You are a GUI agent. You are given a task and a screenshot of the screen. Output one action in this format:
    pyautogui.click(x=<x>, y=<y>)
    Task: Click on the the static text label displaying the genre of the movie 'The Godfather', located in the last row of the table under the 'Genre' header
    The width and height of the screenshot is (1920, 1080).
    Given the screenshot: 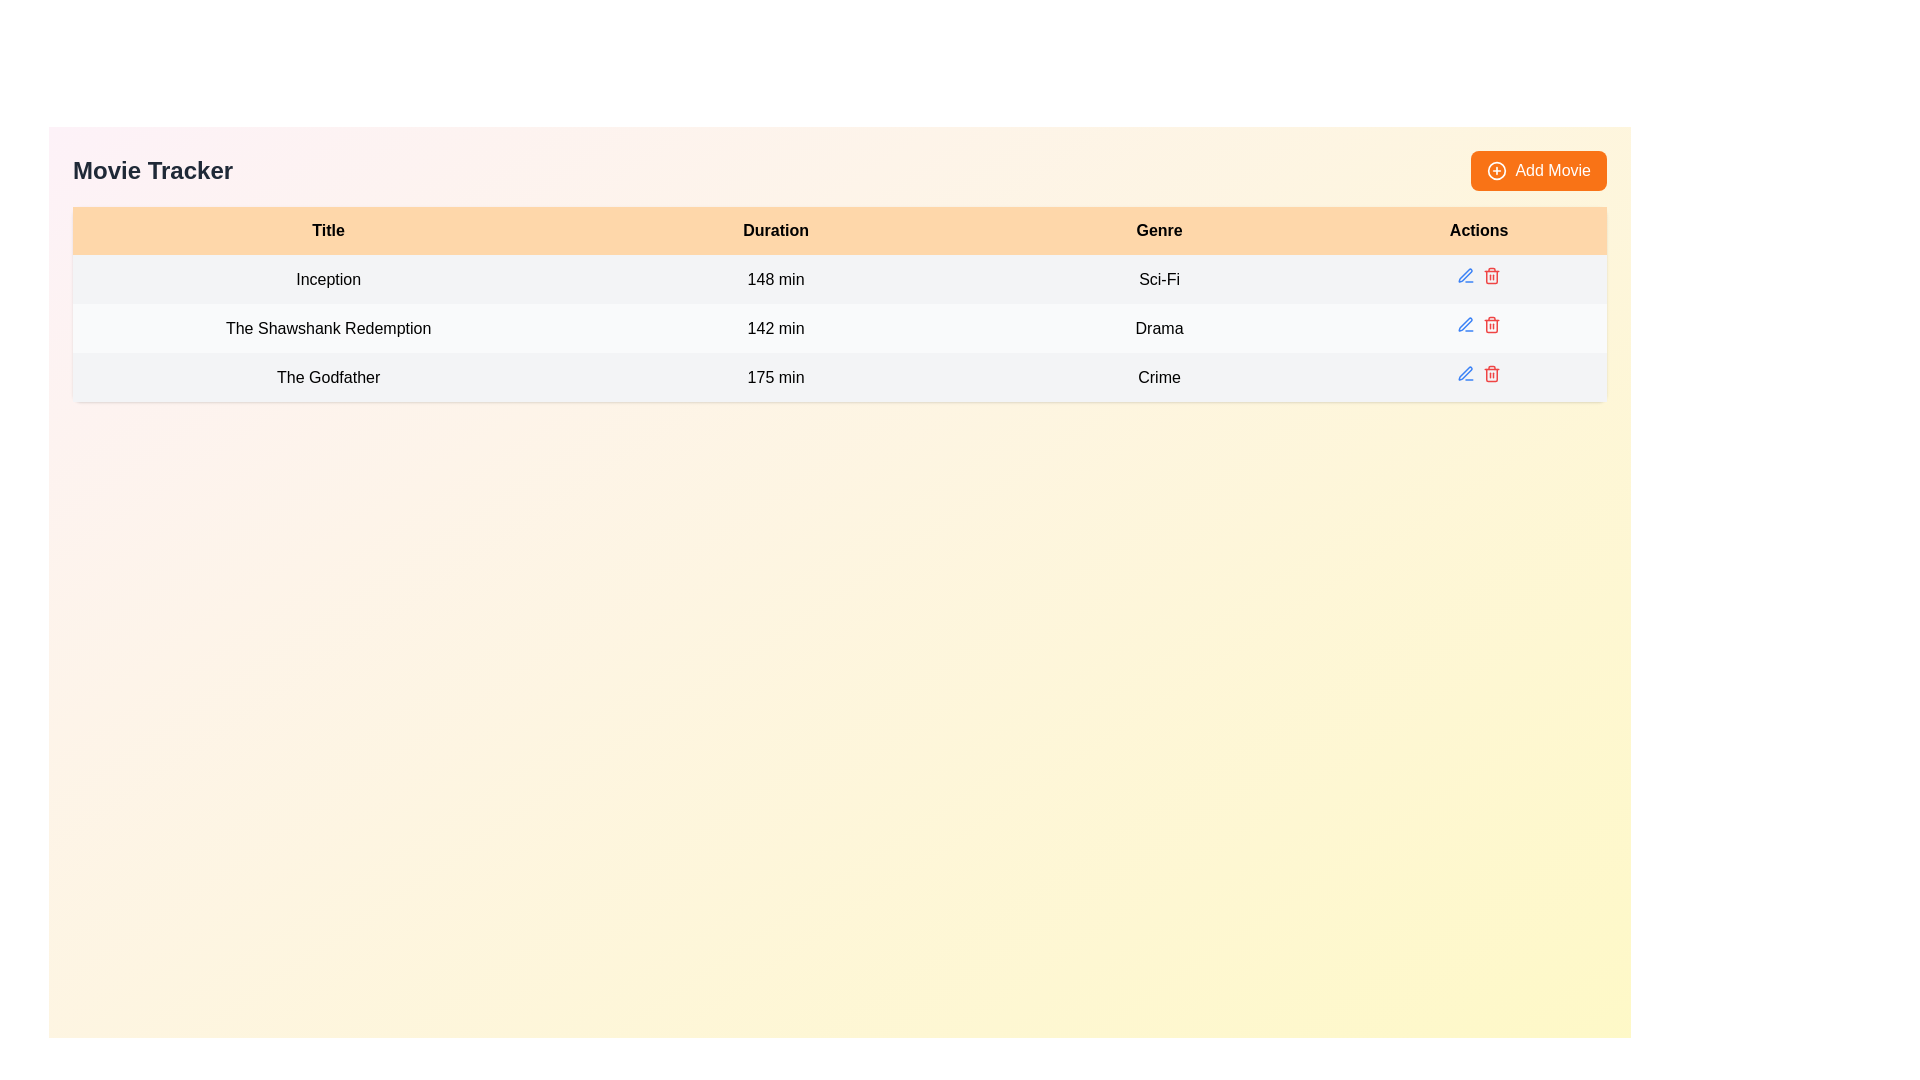 What is the action you would take?
    pyautogui.click(x=1159, y=377)
    